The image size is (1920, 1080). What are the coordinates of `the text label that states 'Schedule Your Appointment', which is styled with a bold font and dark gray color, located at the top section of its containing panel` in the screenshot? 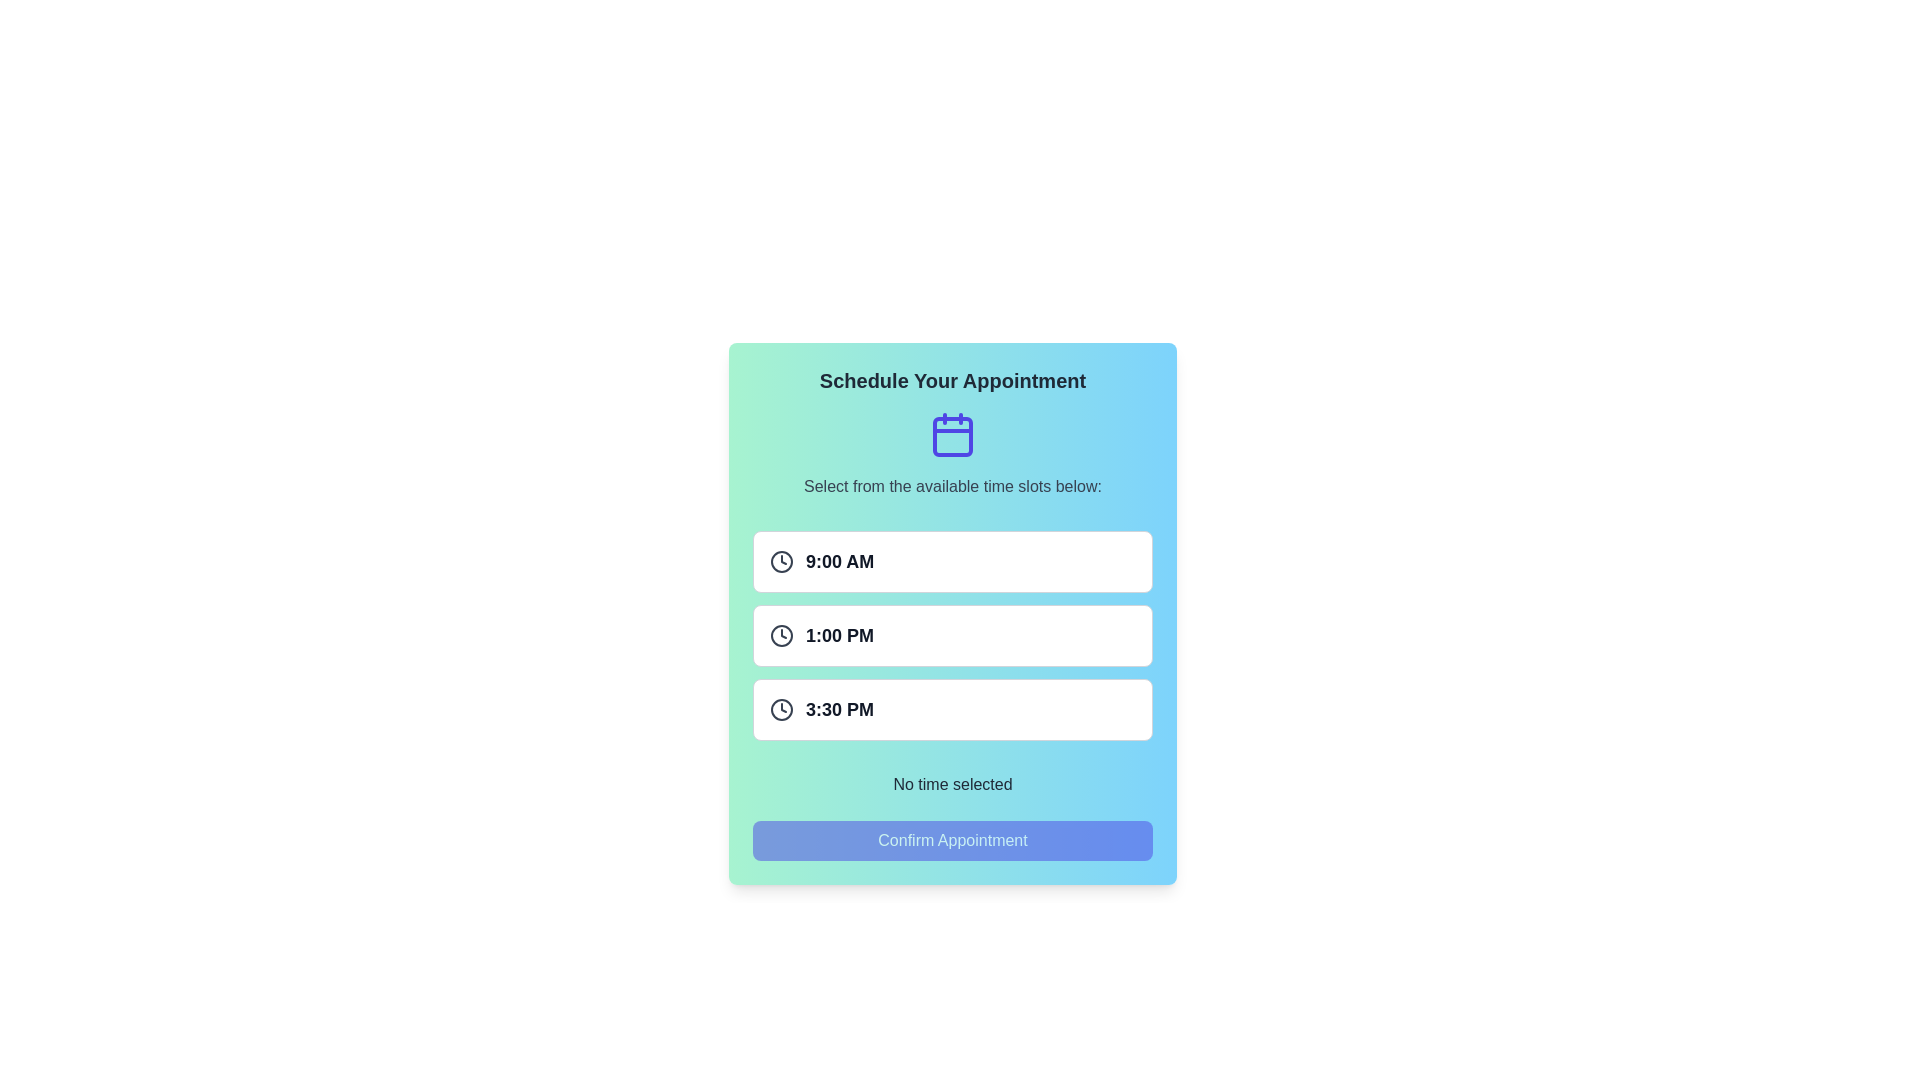 It's located at (952, 381).